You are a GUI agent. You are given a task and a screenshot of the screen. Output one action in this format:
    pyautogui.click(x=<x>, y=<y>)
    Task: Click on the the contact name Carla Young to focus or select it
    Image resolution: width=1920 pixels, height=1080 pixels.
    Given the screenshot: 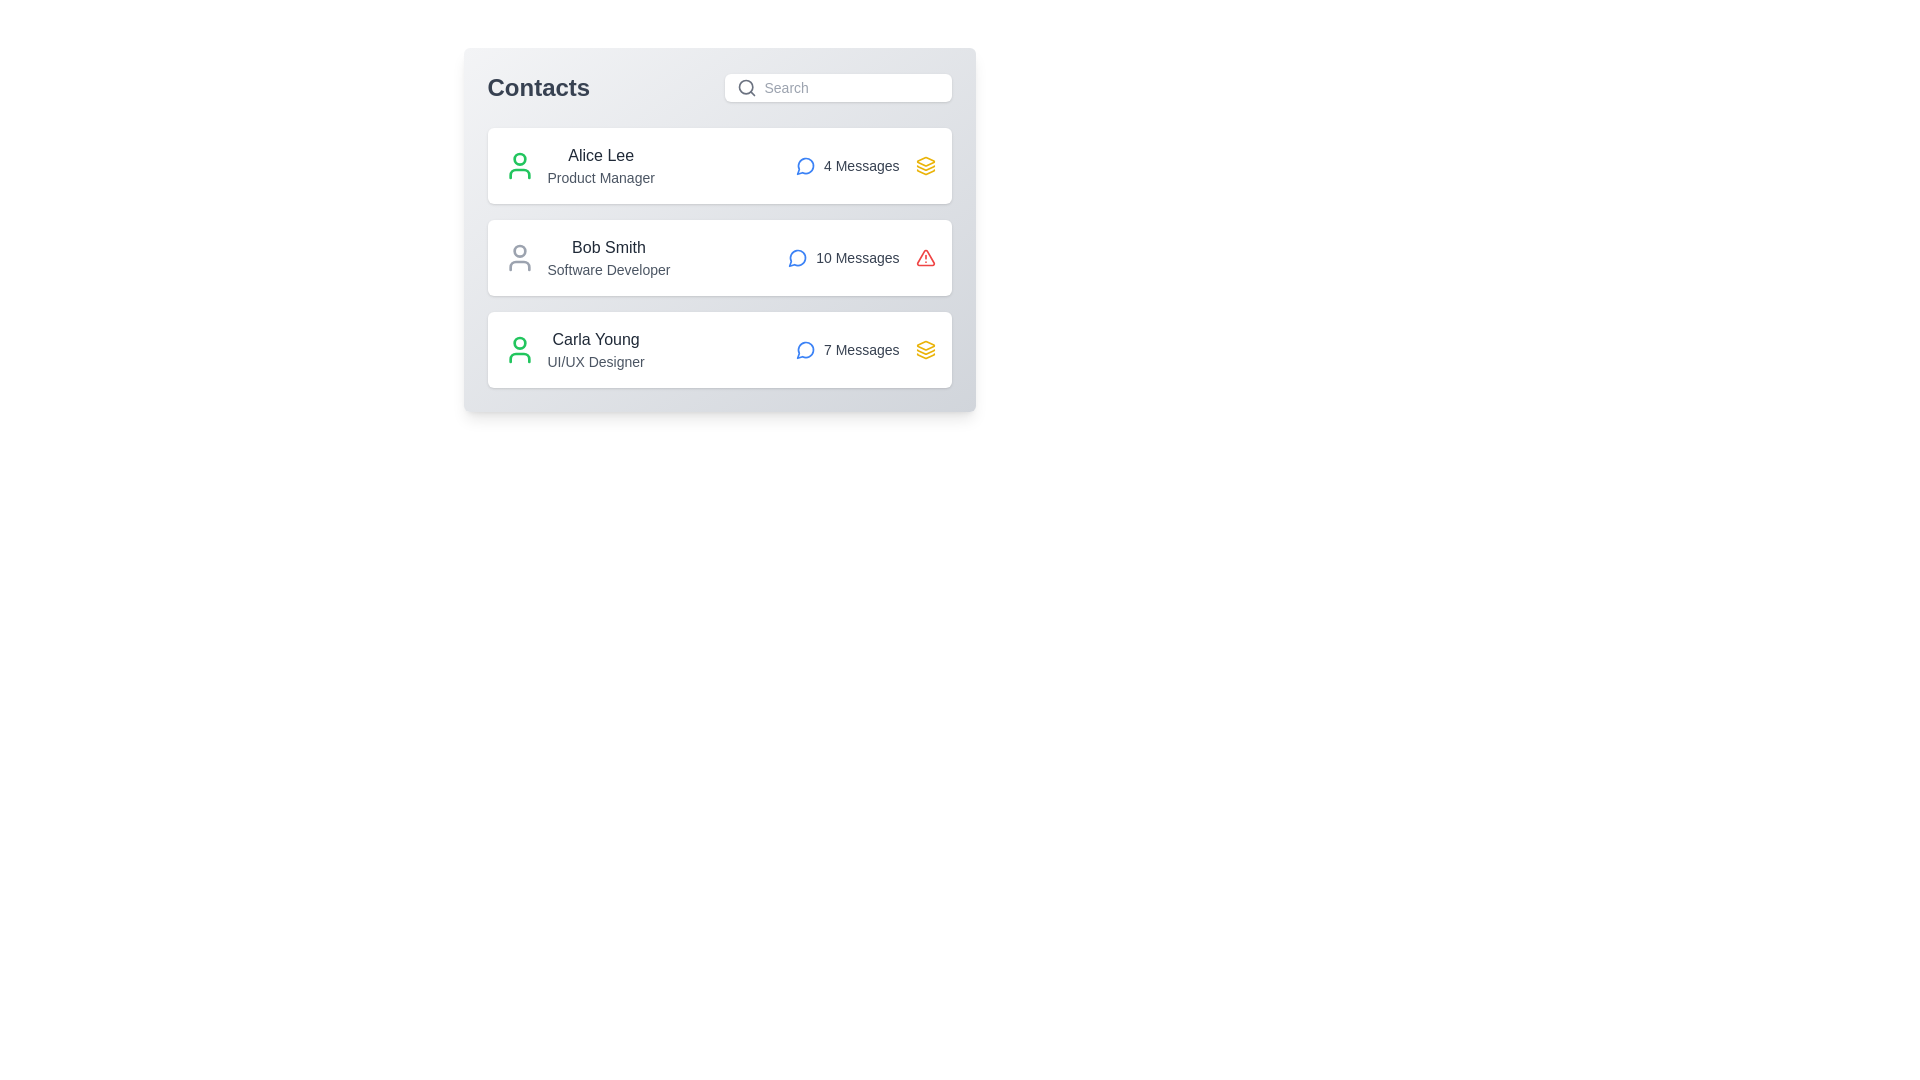 What is the action you would take?
    pyautogui.click(x=594, y=338)
    